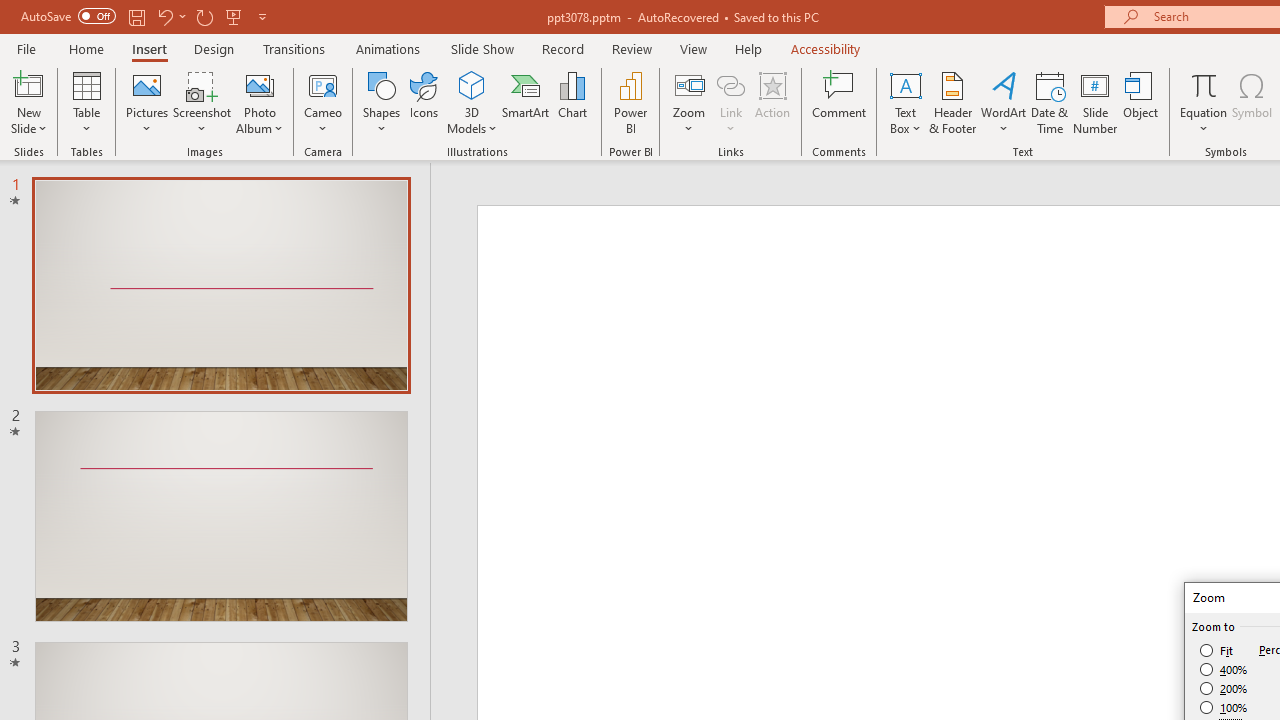  What do you see at coordinates (1094, 103) in the screenshot?
I see `'Slide Number'` at bounding box center [1094, 103].